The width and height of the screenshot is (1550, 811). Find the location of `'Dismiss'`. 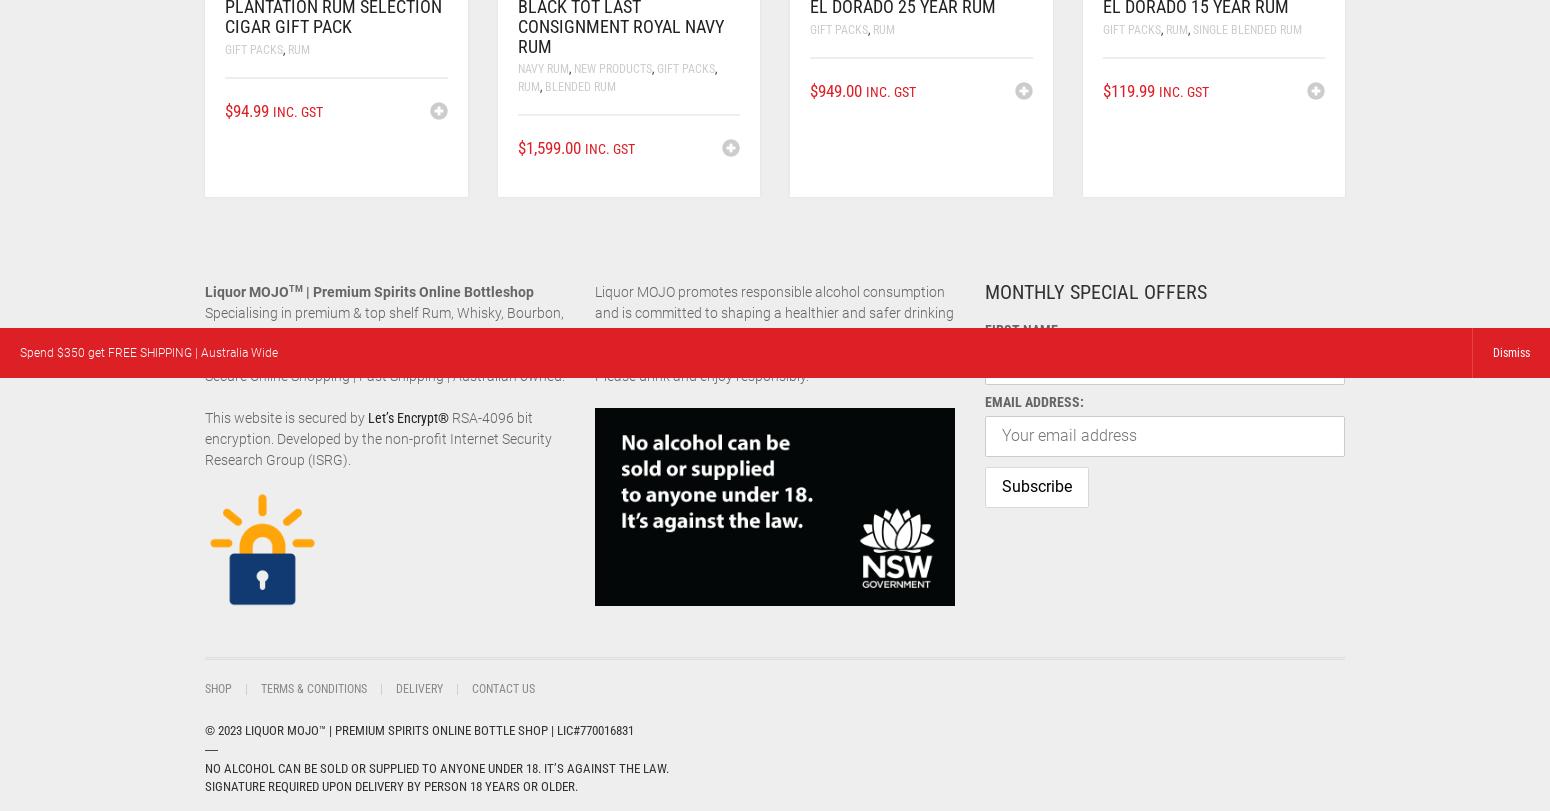

'Dismiss' is located at coordinates (1511, 353).